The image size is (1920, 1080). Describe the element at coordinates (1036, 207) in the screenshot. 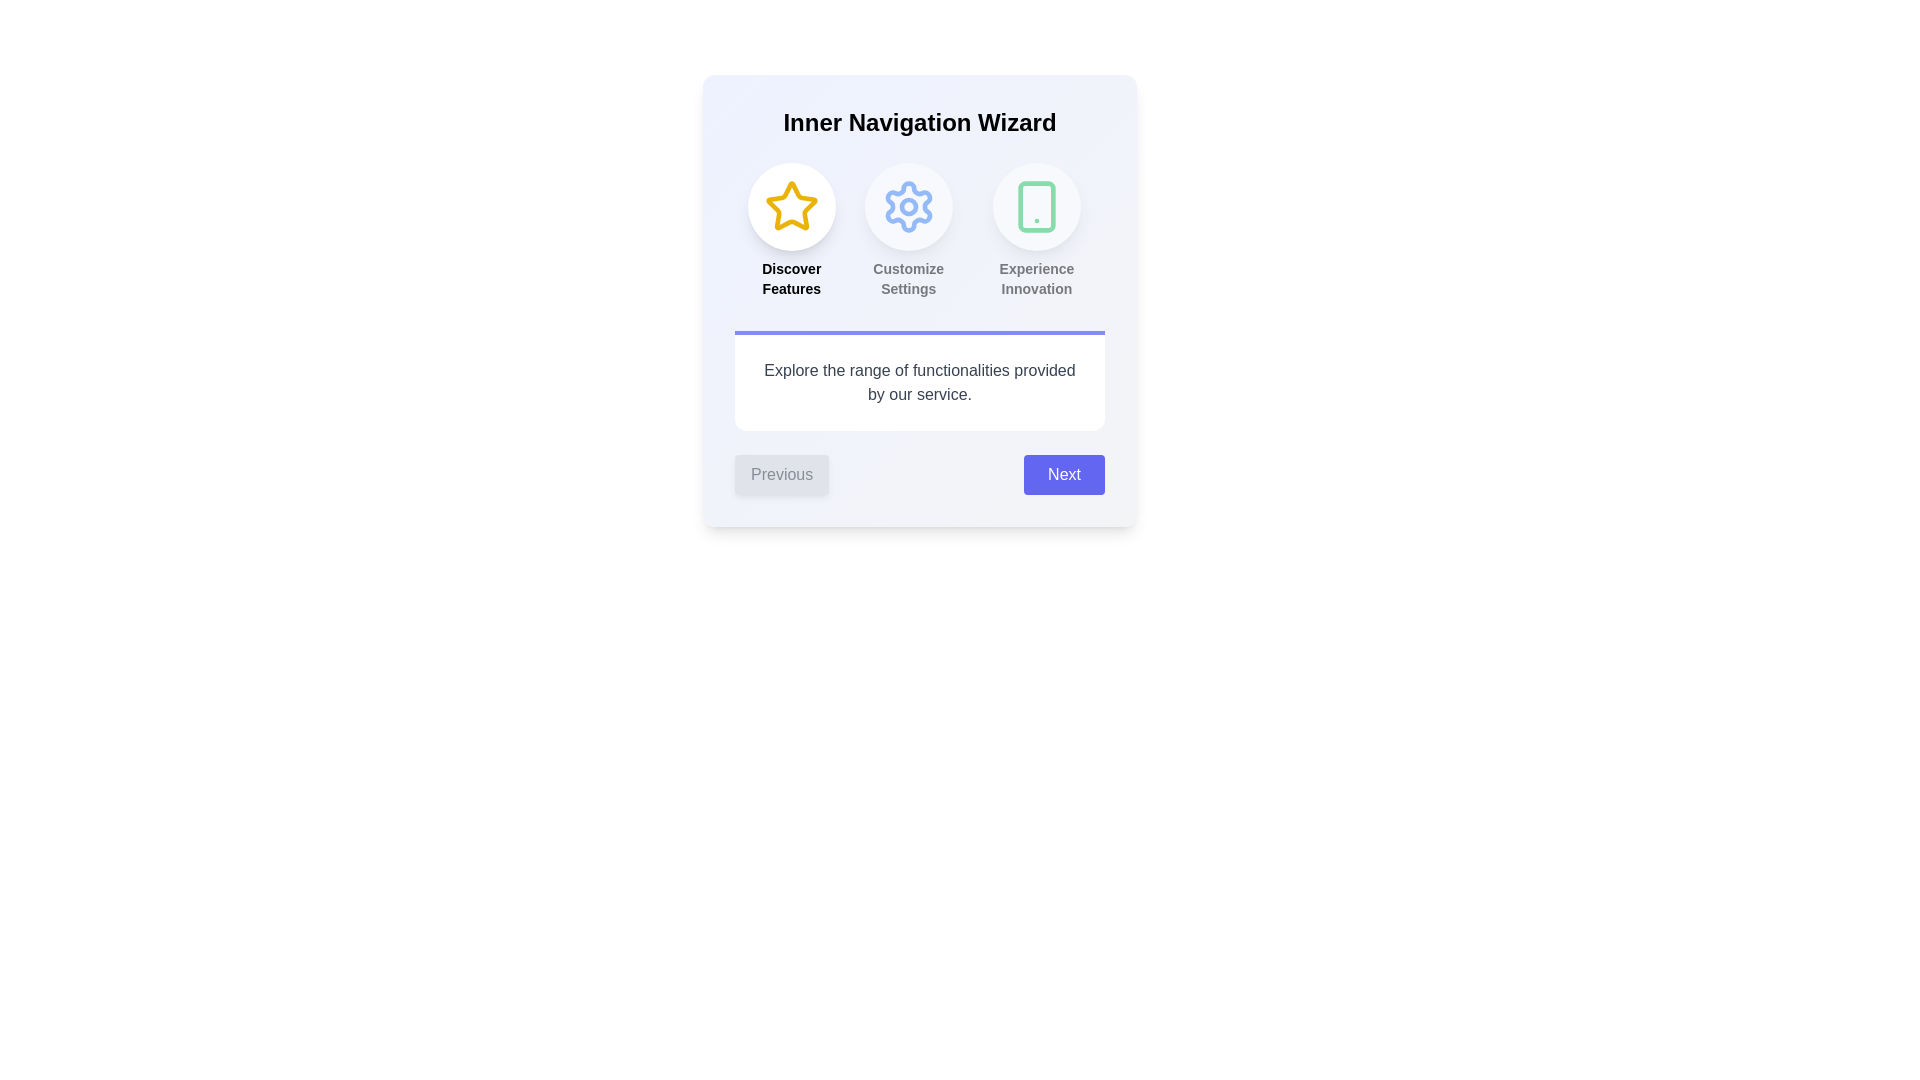

I see `the icon corresponding to Experience Innovation` at that location.